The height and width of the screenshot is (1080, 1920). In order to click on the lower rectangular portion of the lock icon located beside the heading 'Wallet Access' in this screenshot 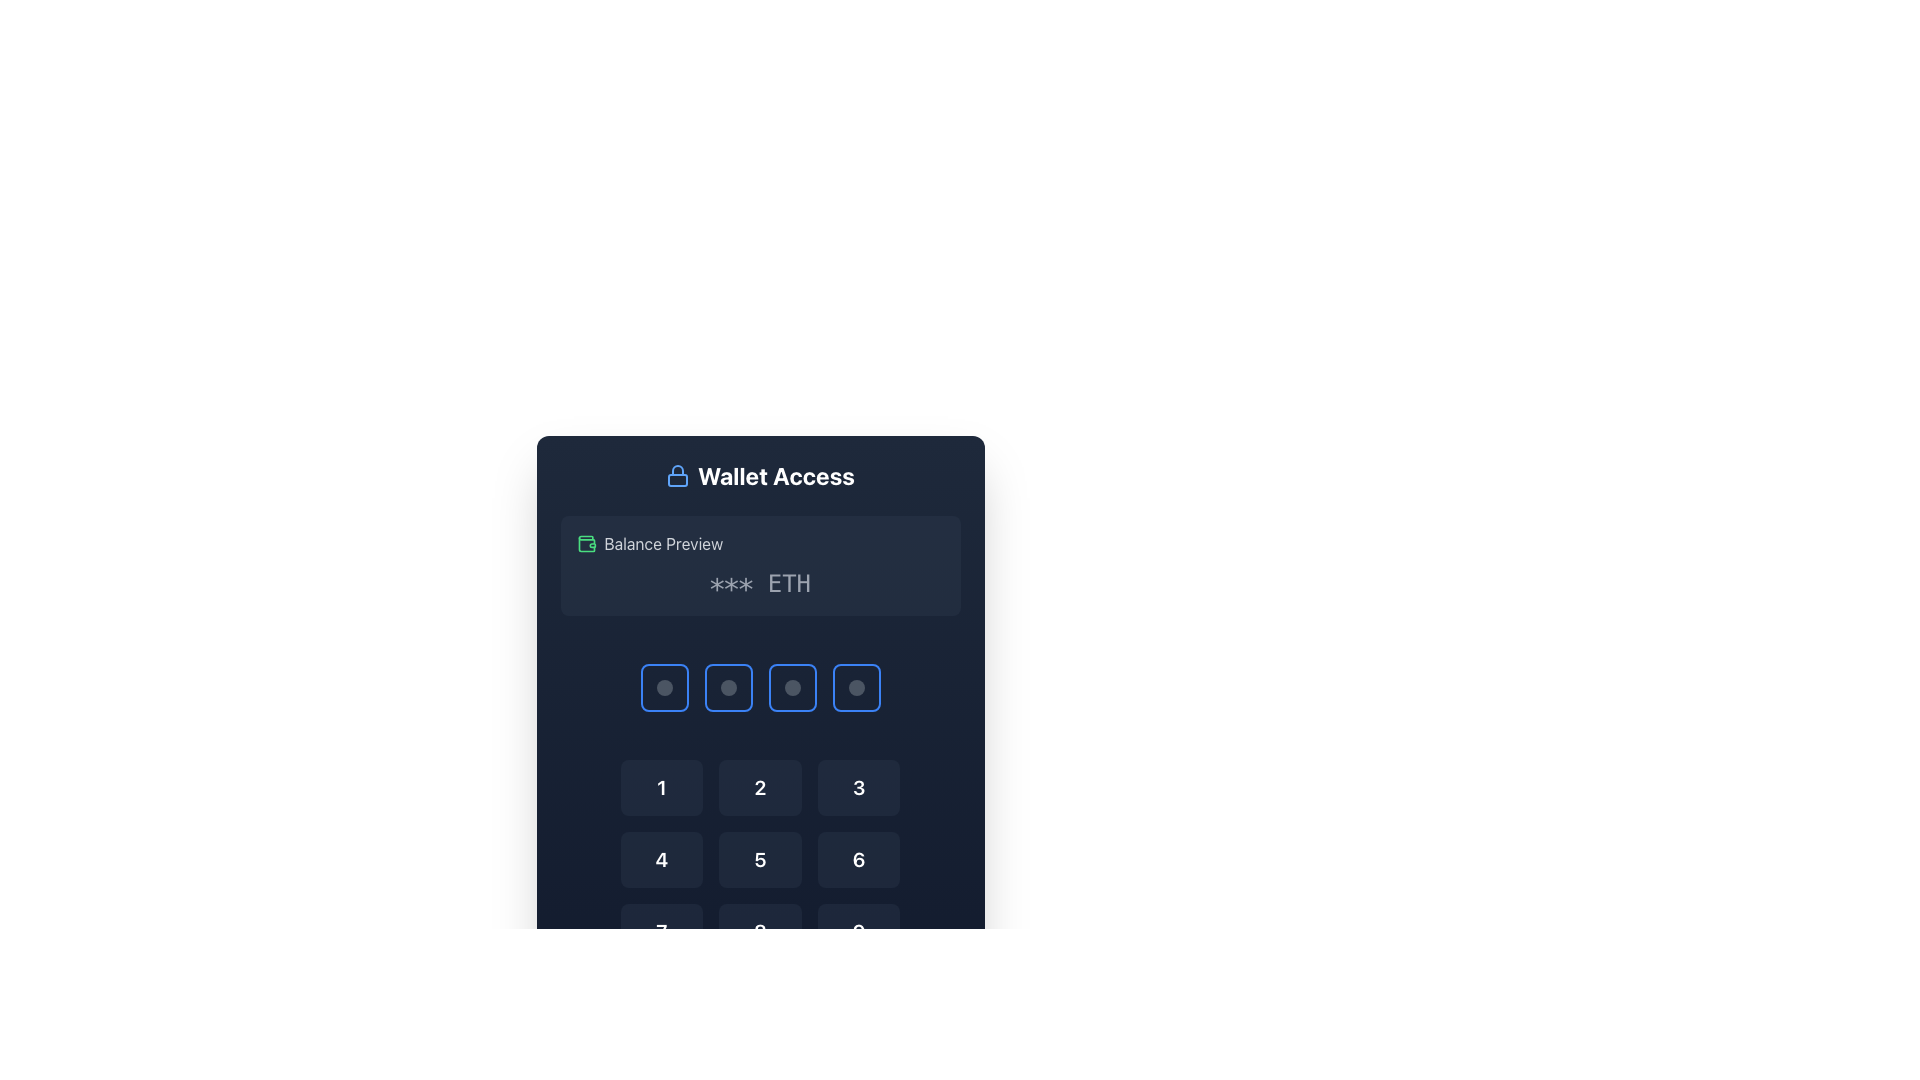, I will do `click(678, 480)`.